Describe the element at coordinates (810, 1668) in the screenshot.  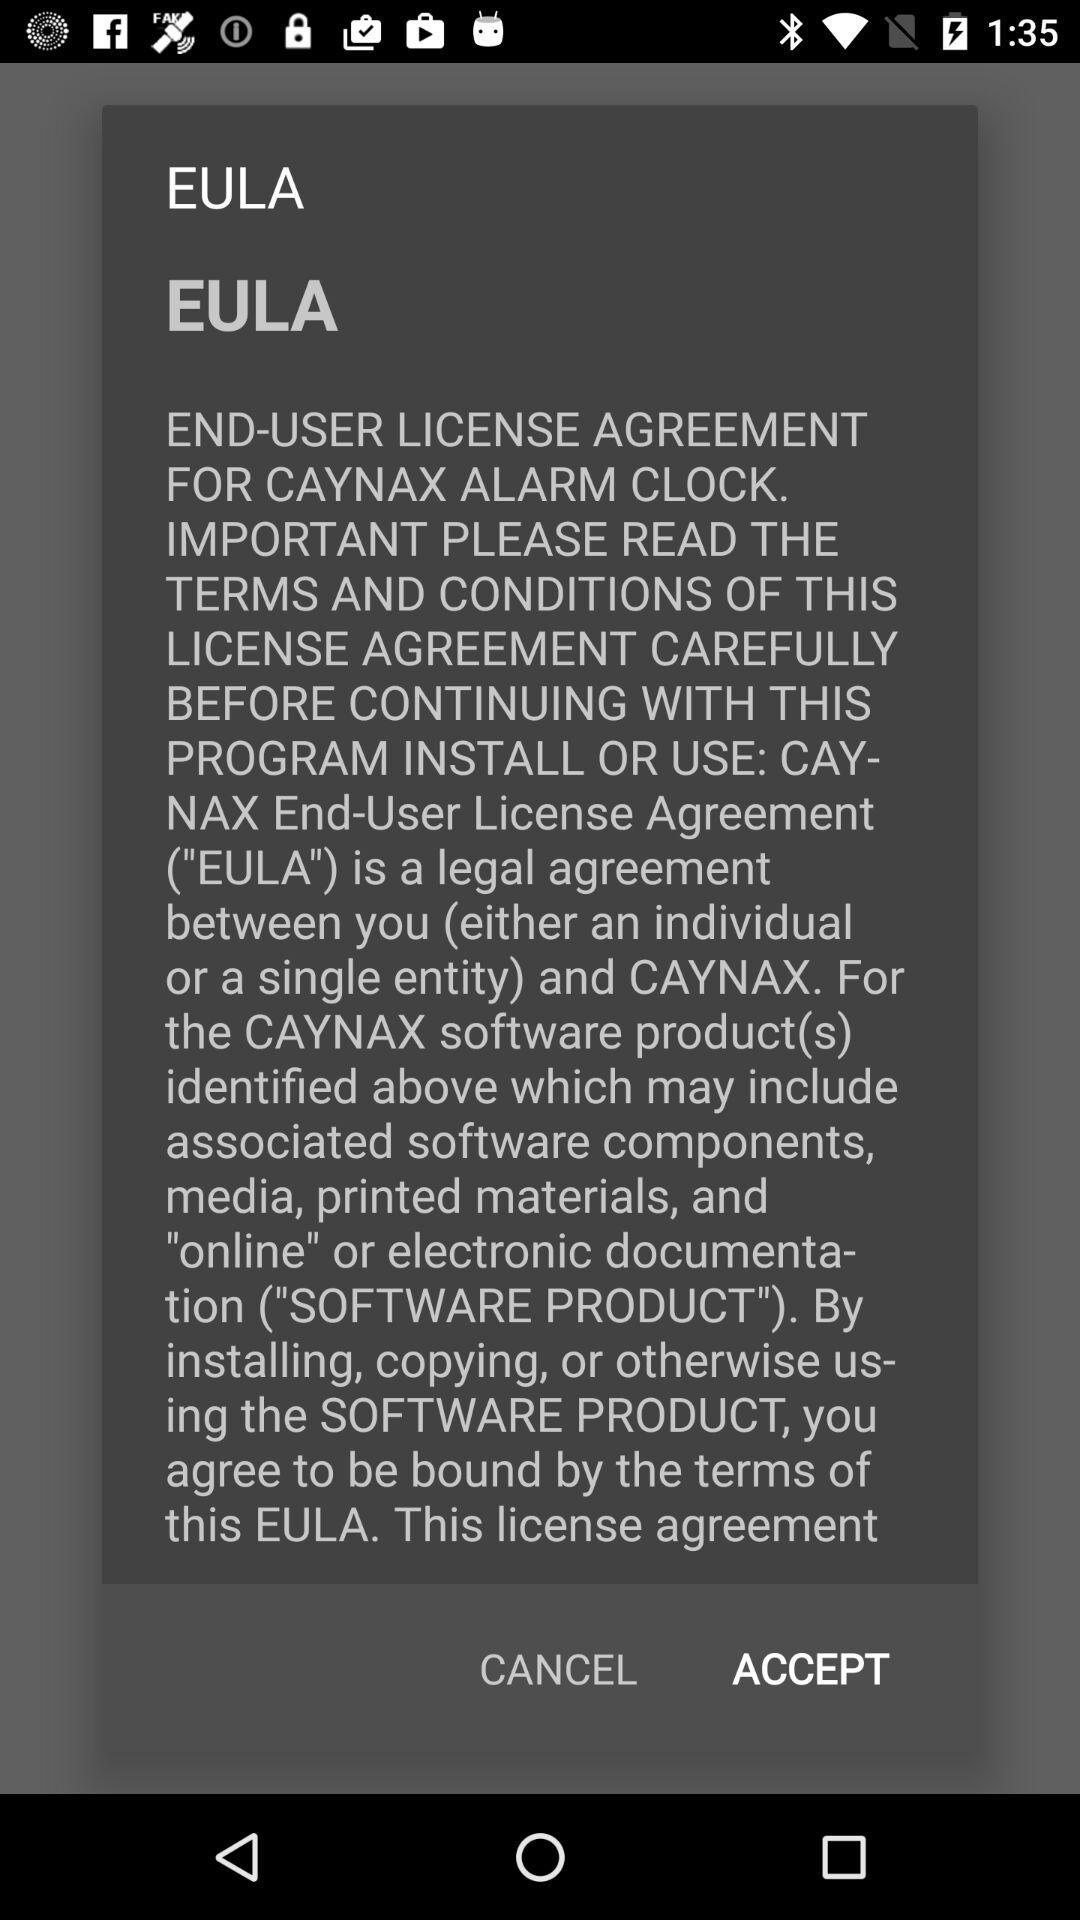
I see `the button next to the cancel icon` at that location.